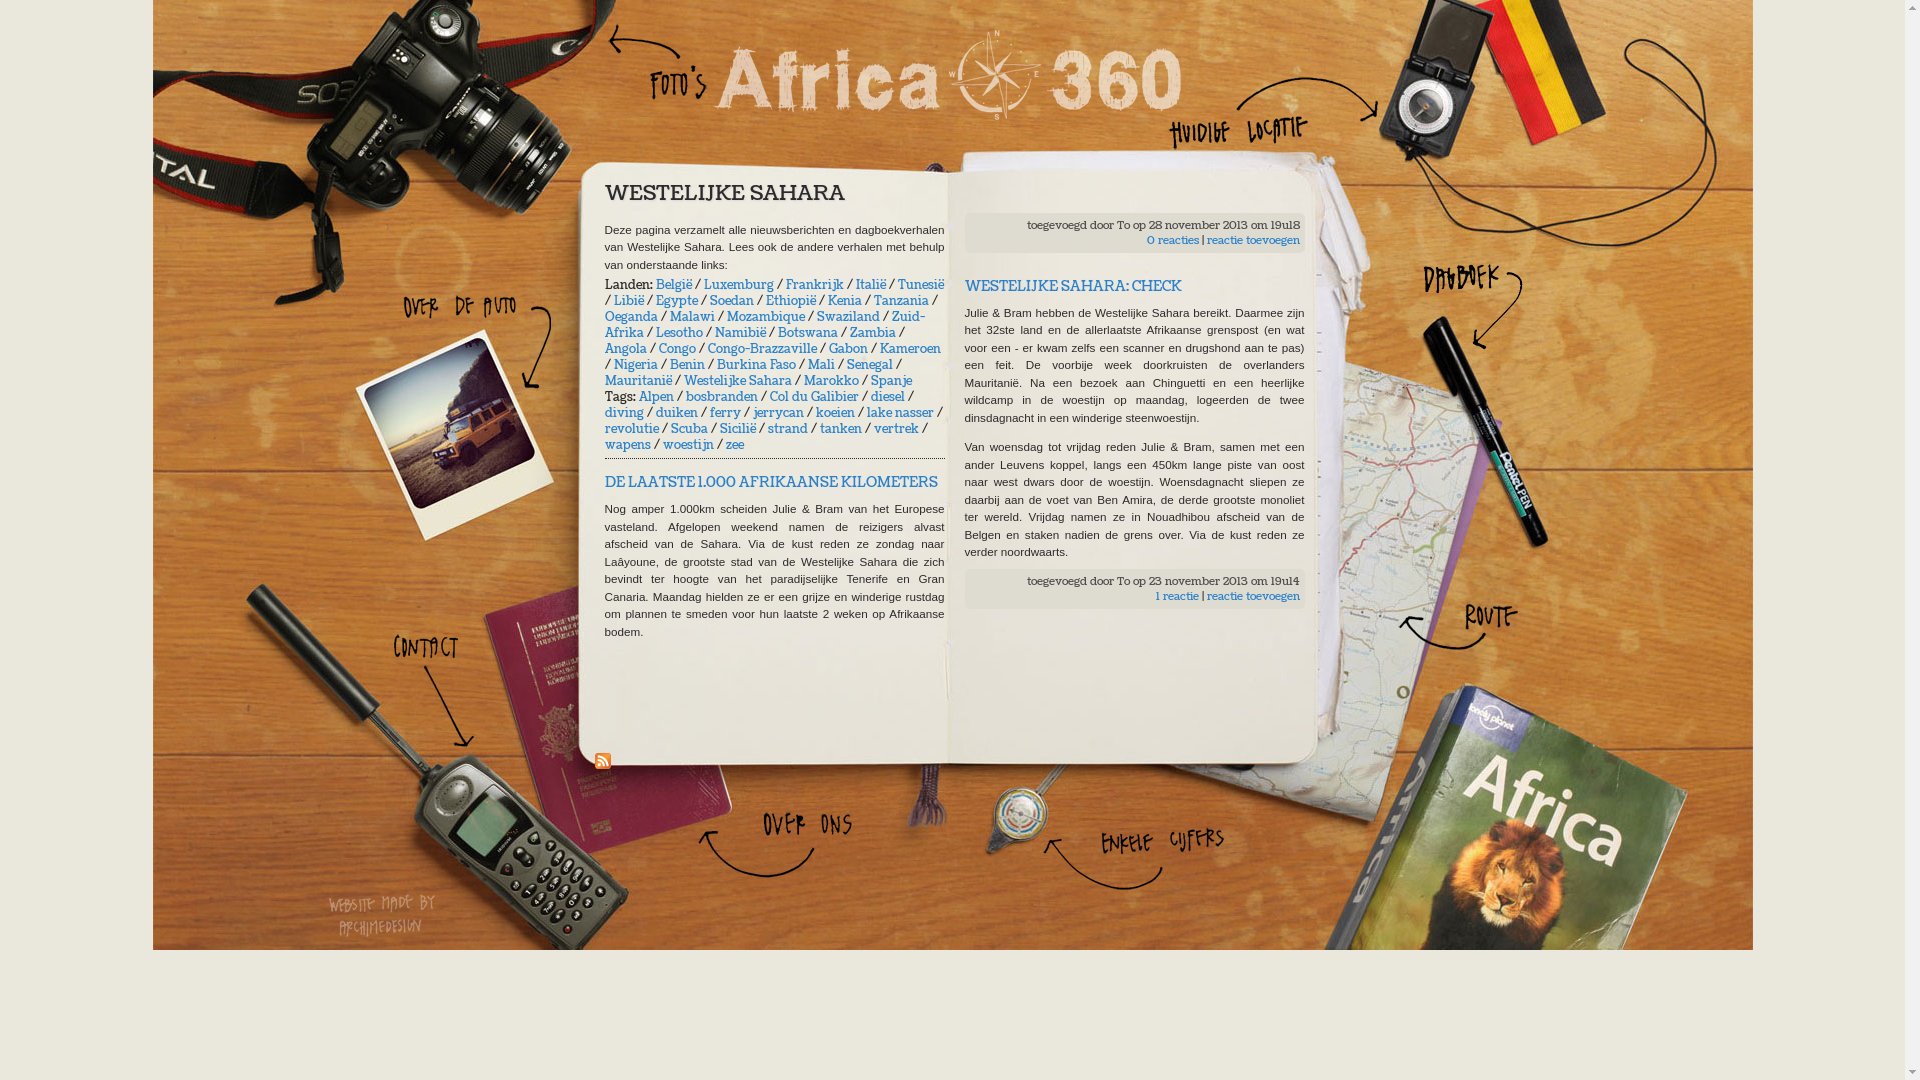 The height and width of the screenshot is (1080, 1920). I want to click on 'Alpen', so click(655, 397).